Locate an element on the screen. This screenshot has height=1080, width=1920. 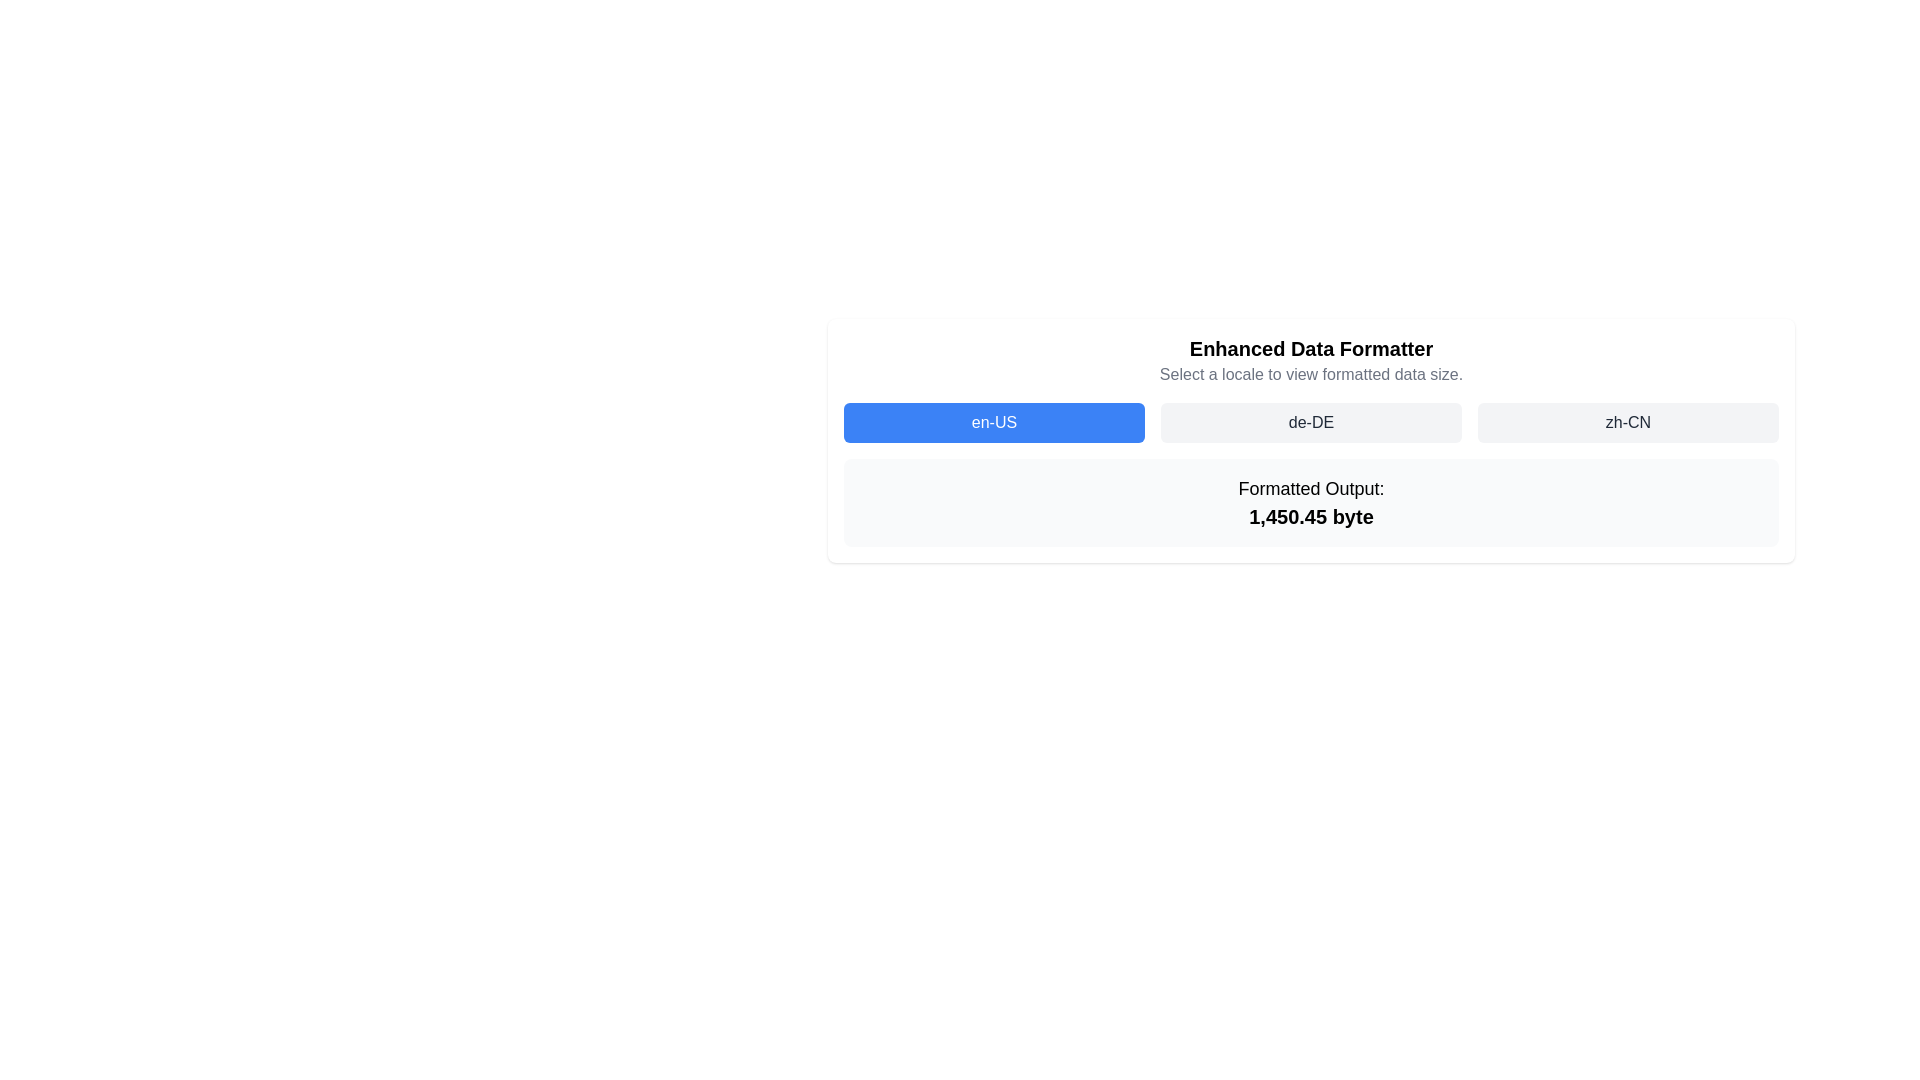
the middle button labeled 'de-DE' is located at coordinates (1311, 422).